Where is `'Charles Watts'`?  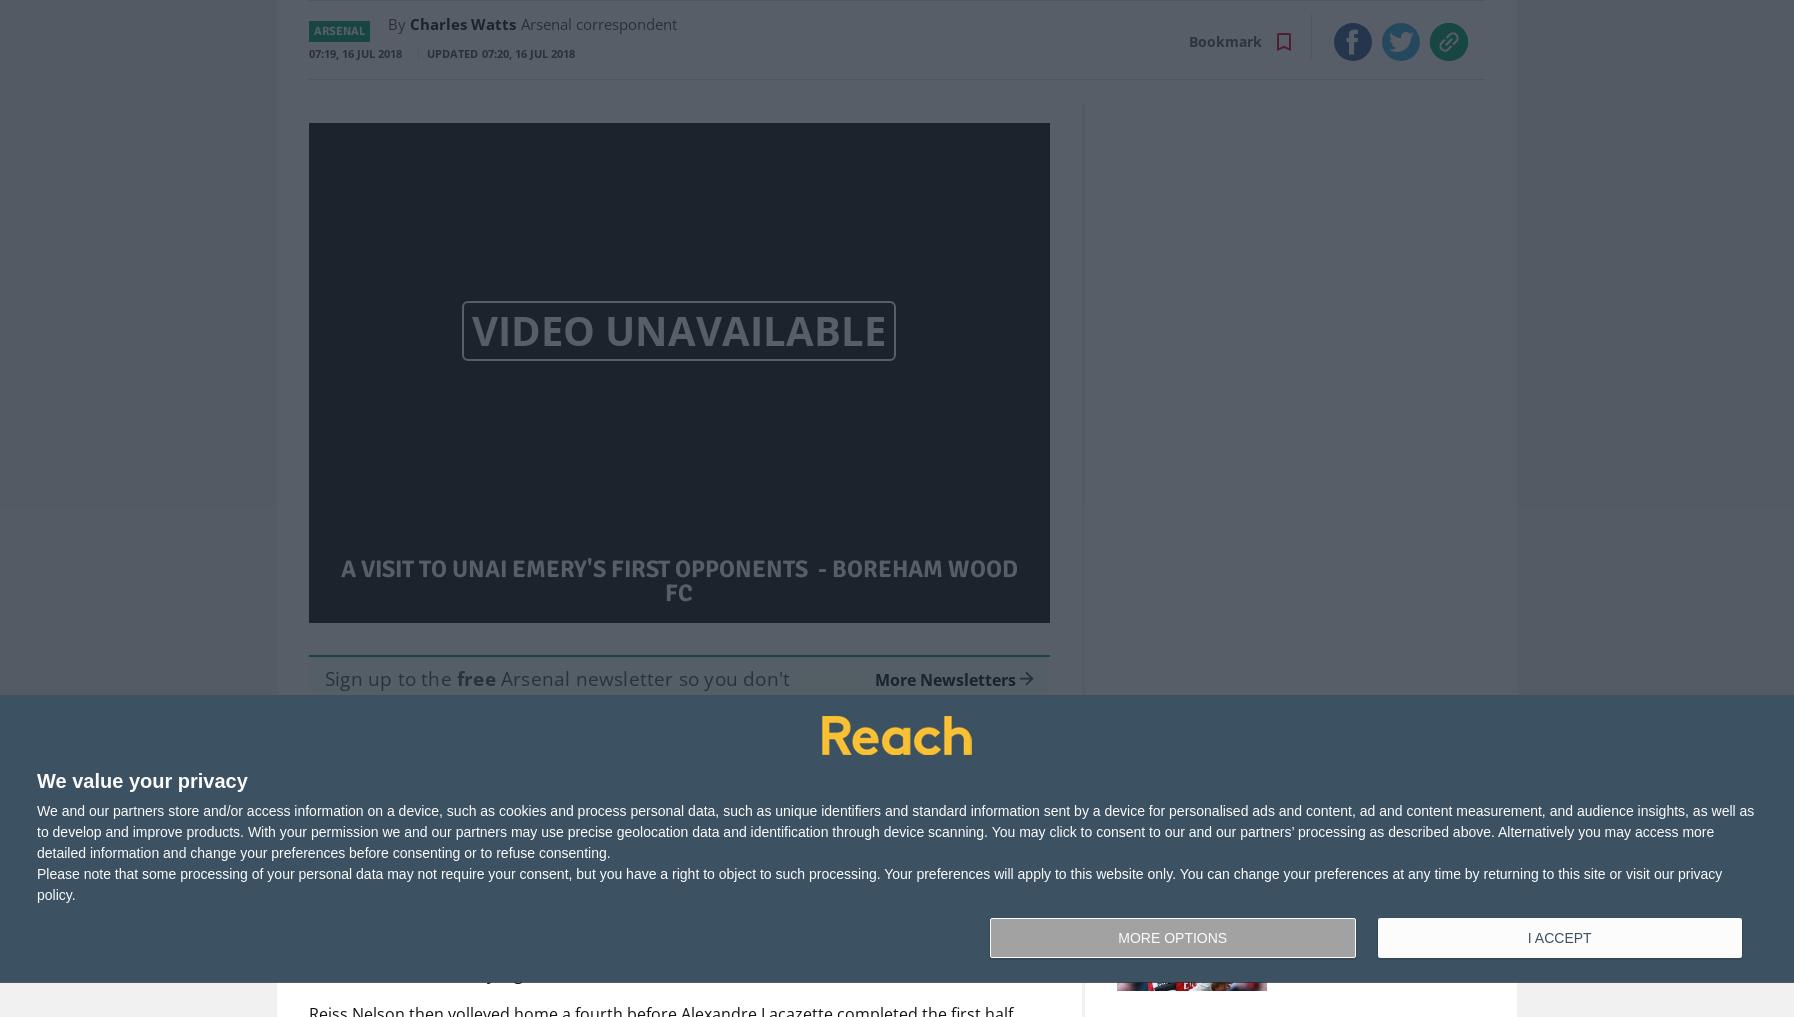 'Charles Watts' is located at coordinates (463, 21).